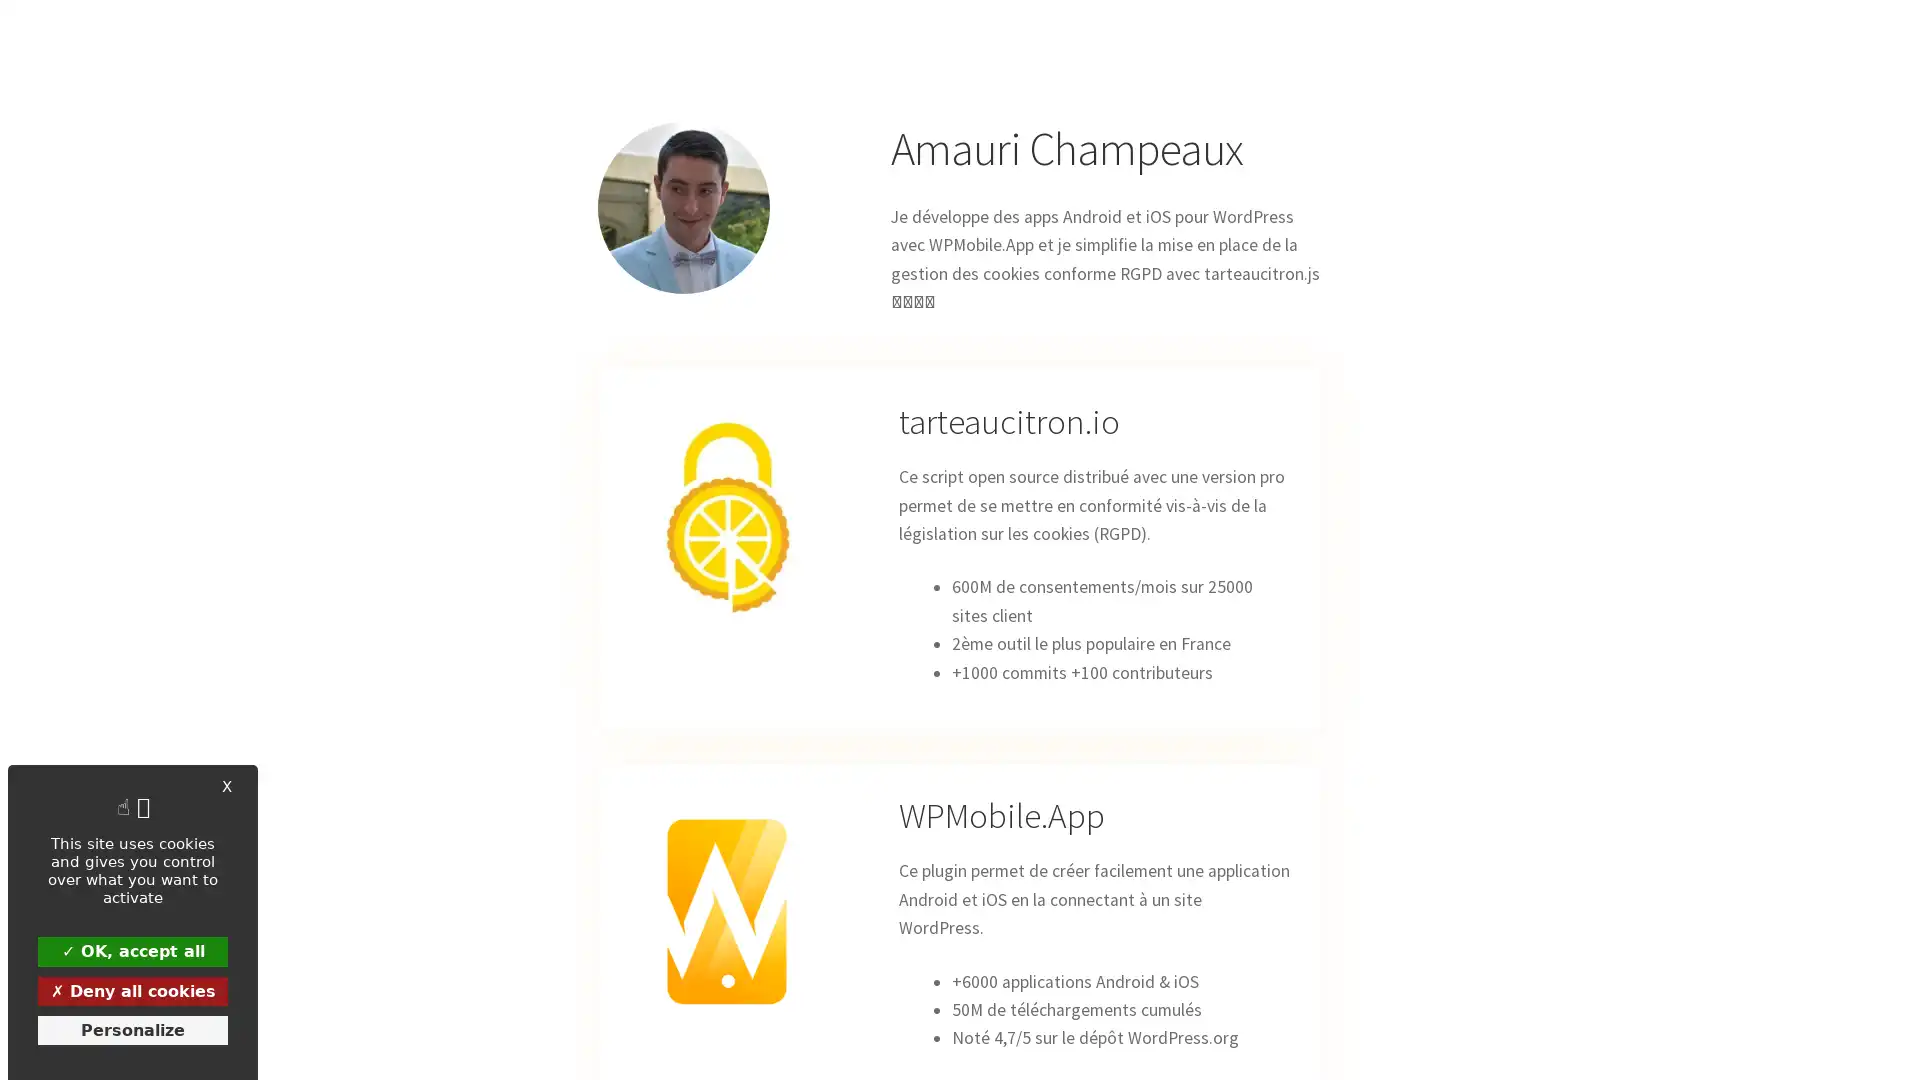  What do you see at coordinates (132, 1029) in the screenshot?
I see `Personalize (modal window)` at bounding box center [132, 1029].